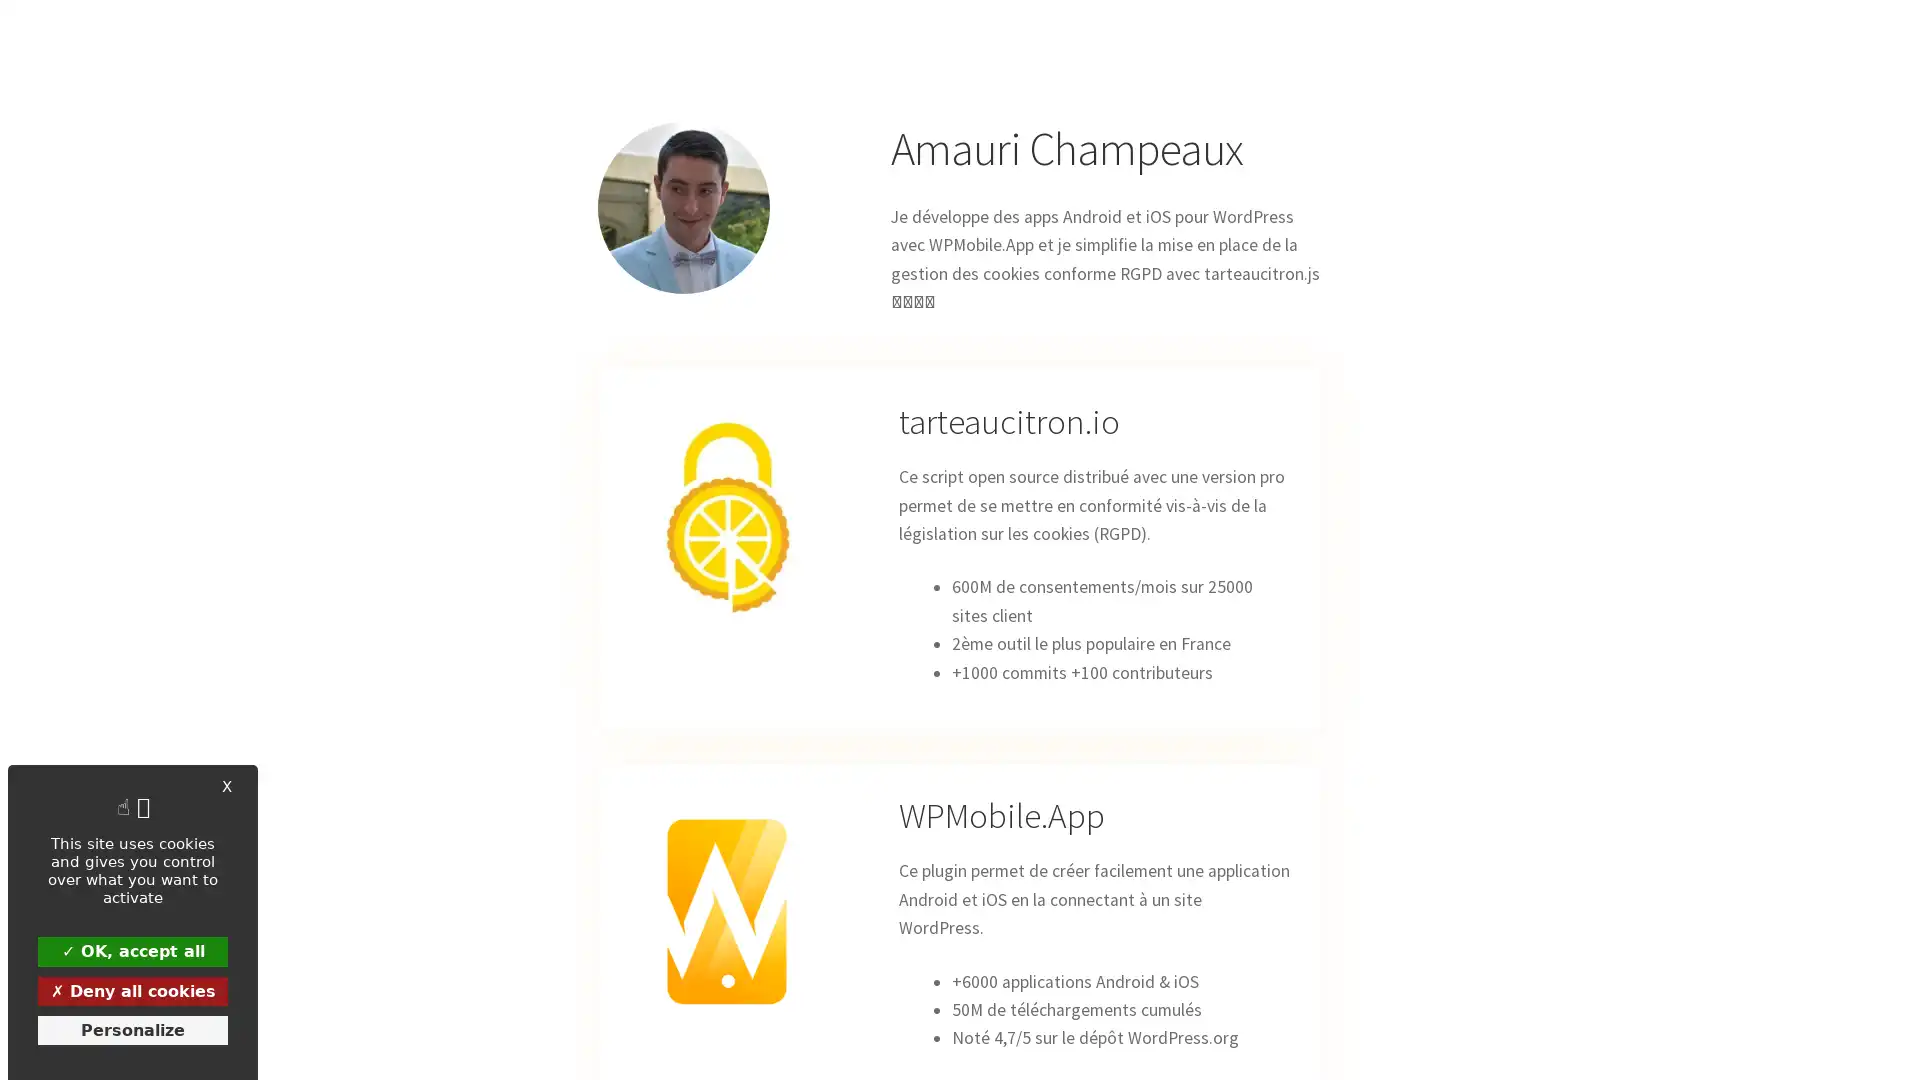  What do you see at coordinates (132, 1029) in the screenshot?
I see `Personalize (modal window)` at bounding box center [132, 1029].